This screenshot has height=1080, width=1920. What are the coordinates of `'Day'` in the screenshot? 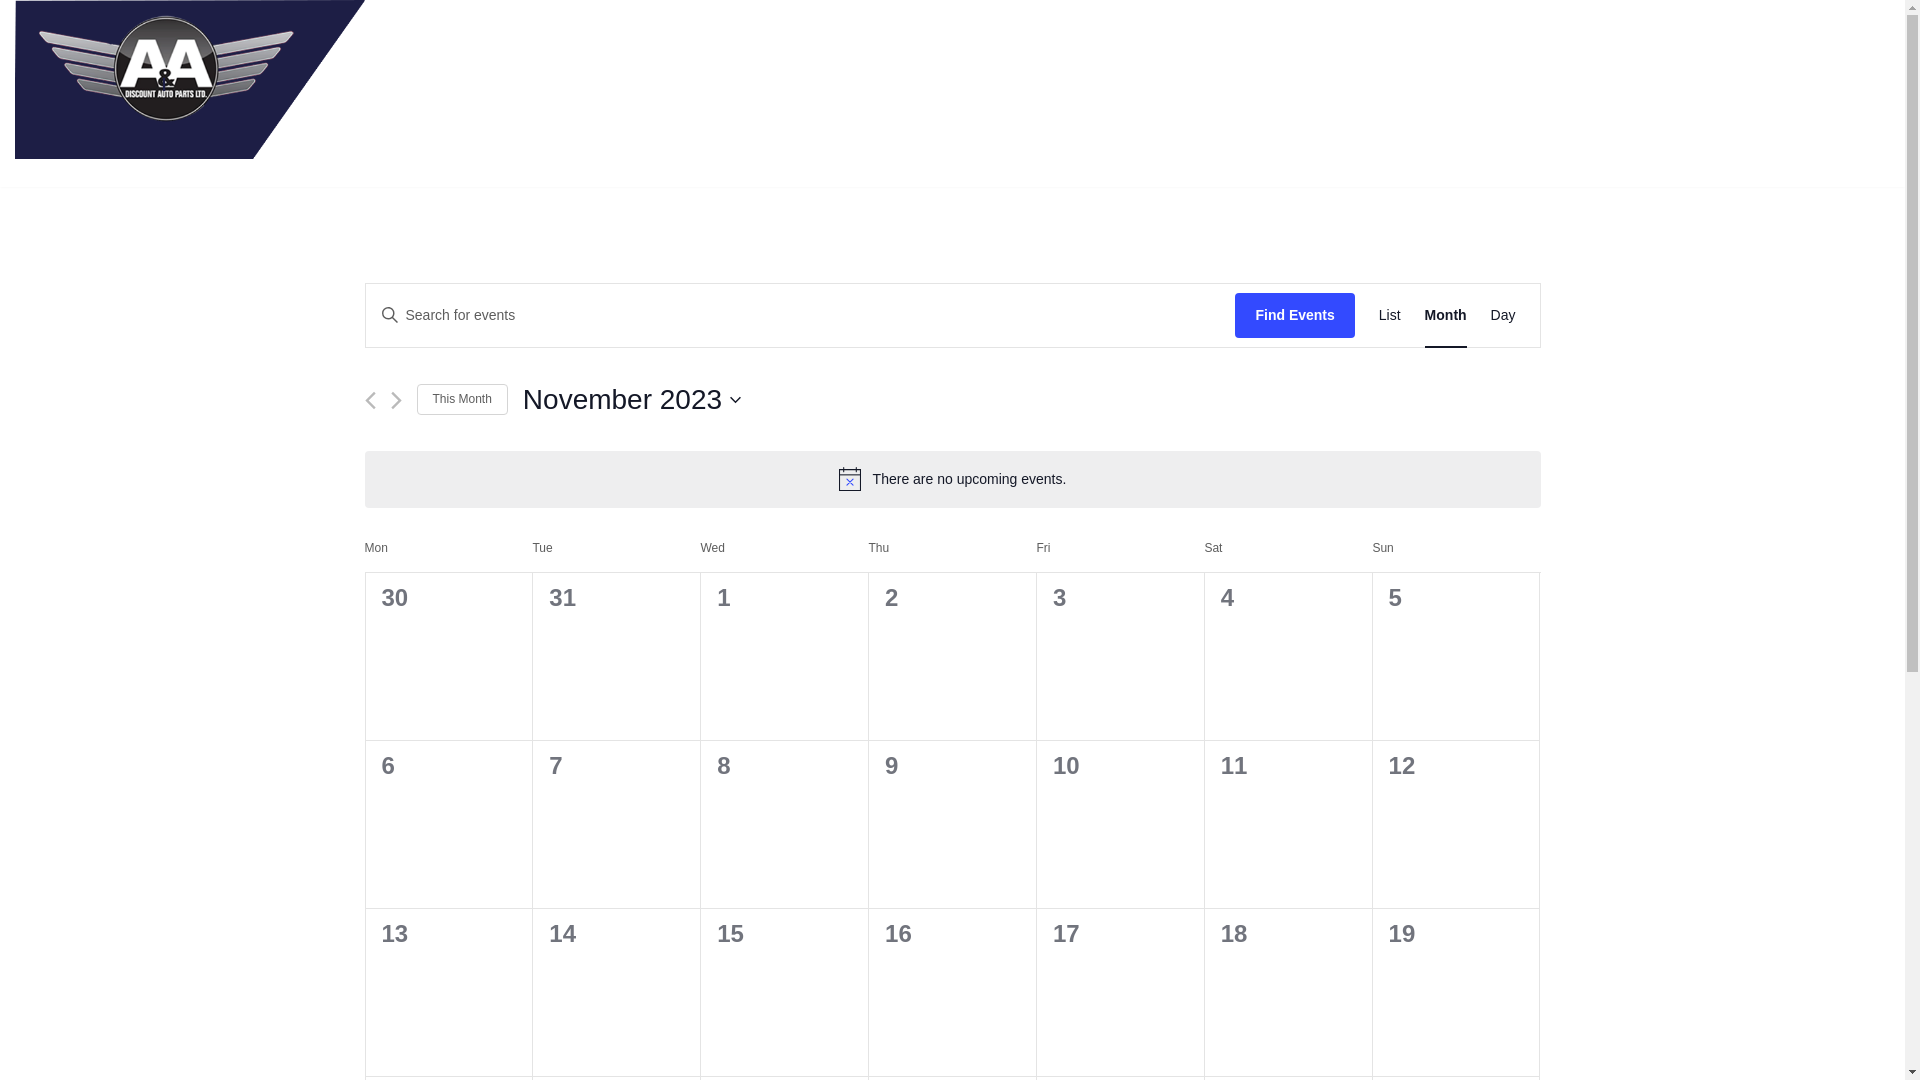 It's located at (1491, 315).